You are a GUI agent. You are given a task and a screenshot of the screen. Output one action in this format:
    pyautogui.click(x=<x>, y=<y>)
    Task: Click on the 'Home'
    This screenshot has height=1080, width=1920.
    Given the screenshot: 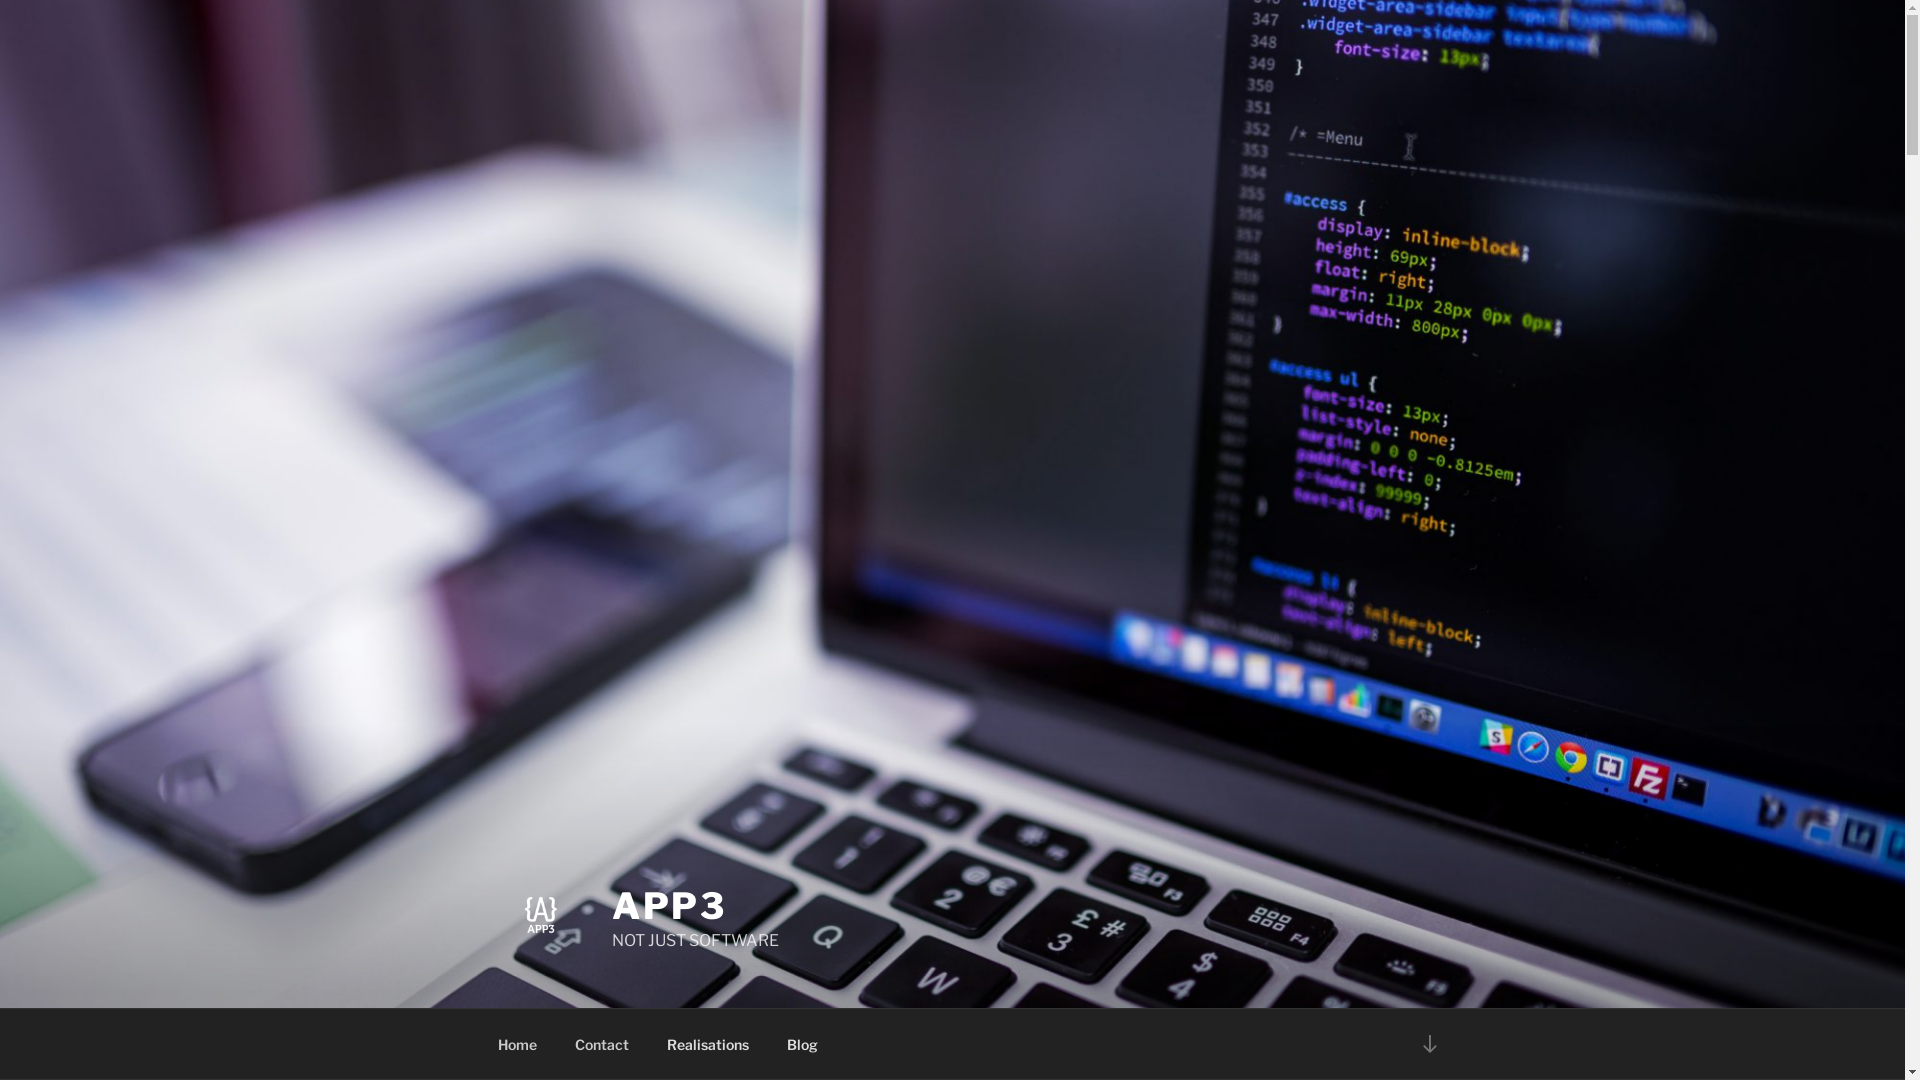 What is the action you would take?
    pyautogui.click(x=517, y=1043)
    